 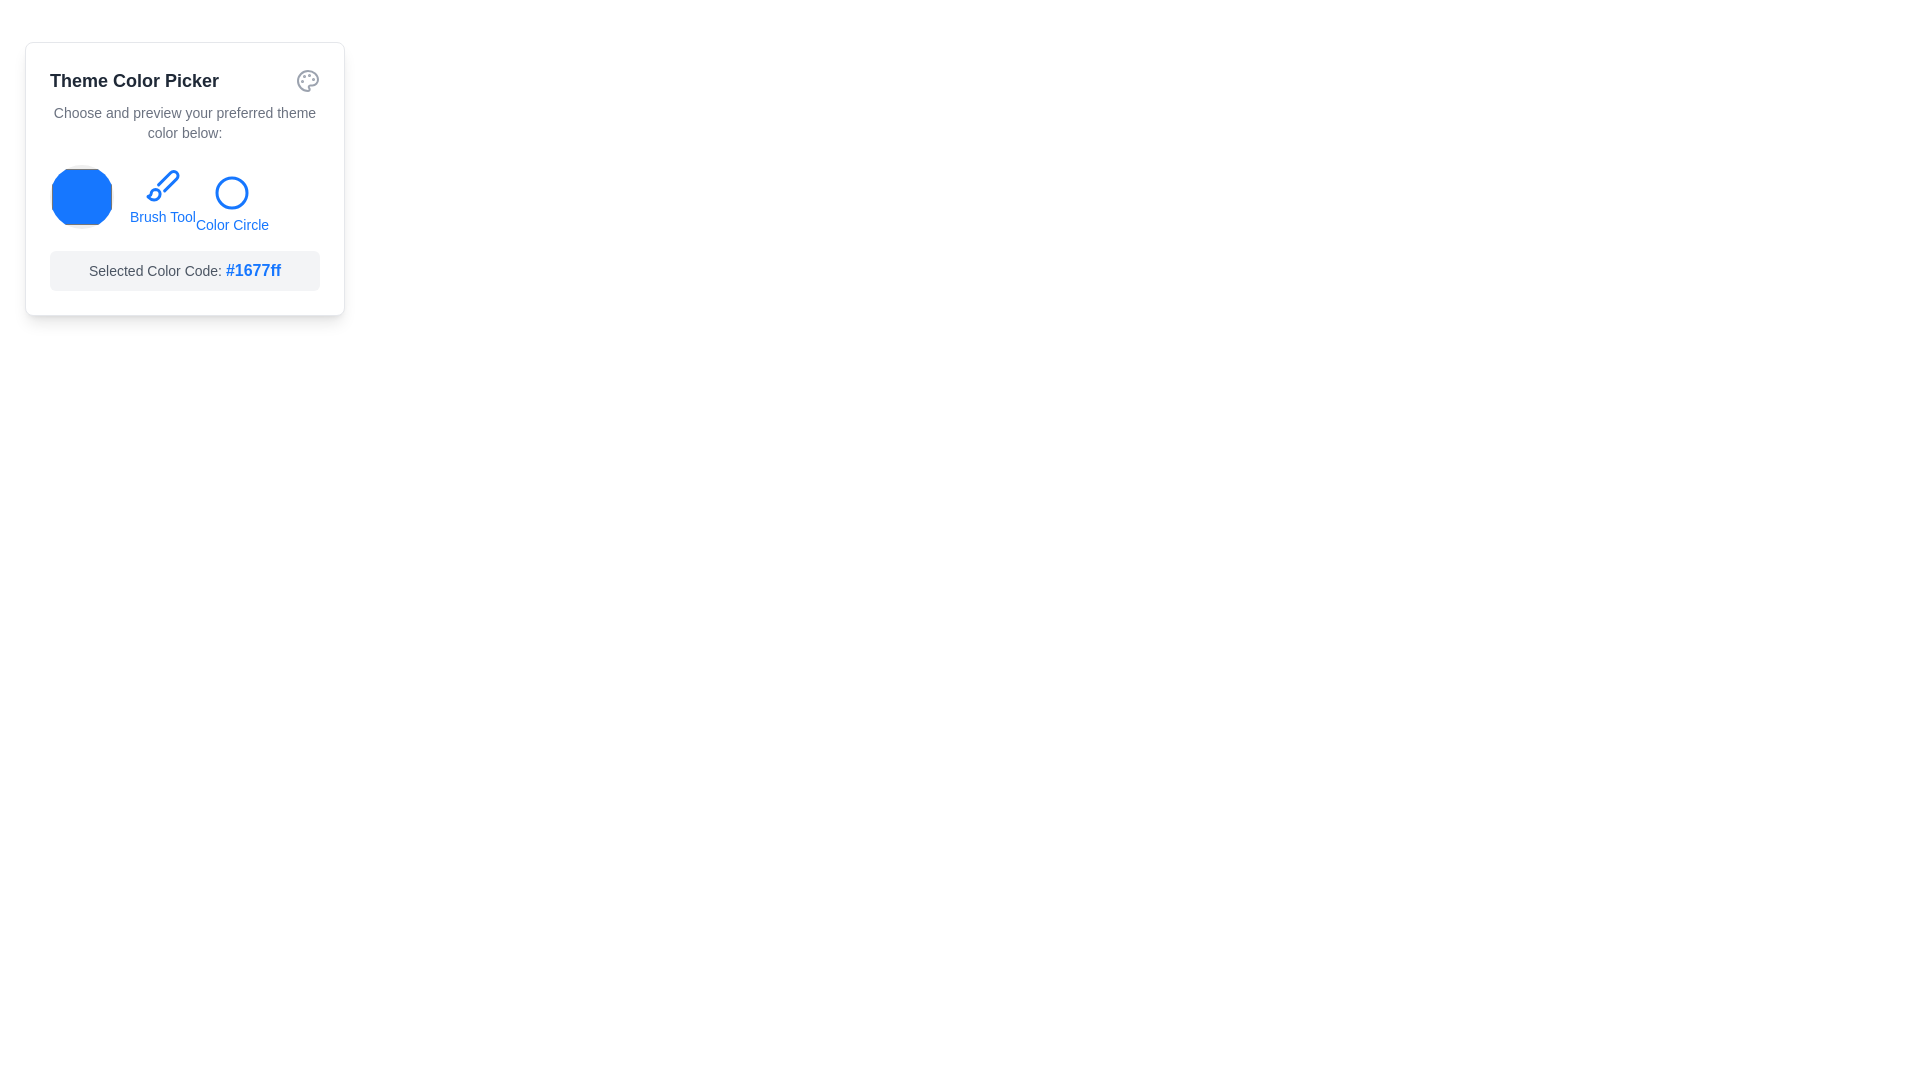 What do you see at coordinates (252, 270) in the screenshot?
I see `the text displaying the hexadecimal value of the currently selected color in the Theme Color Picker, located near the bottom of the box labeled 'Theme Color Picker', to the right of 'Selected Color Code'` at bounding box center [252, 270].